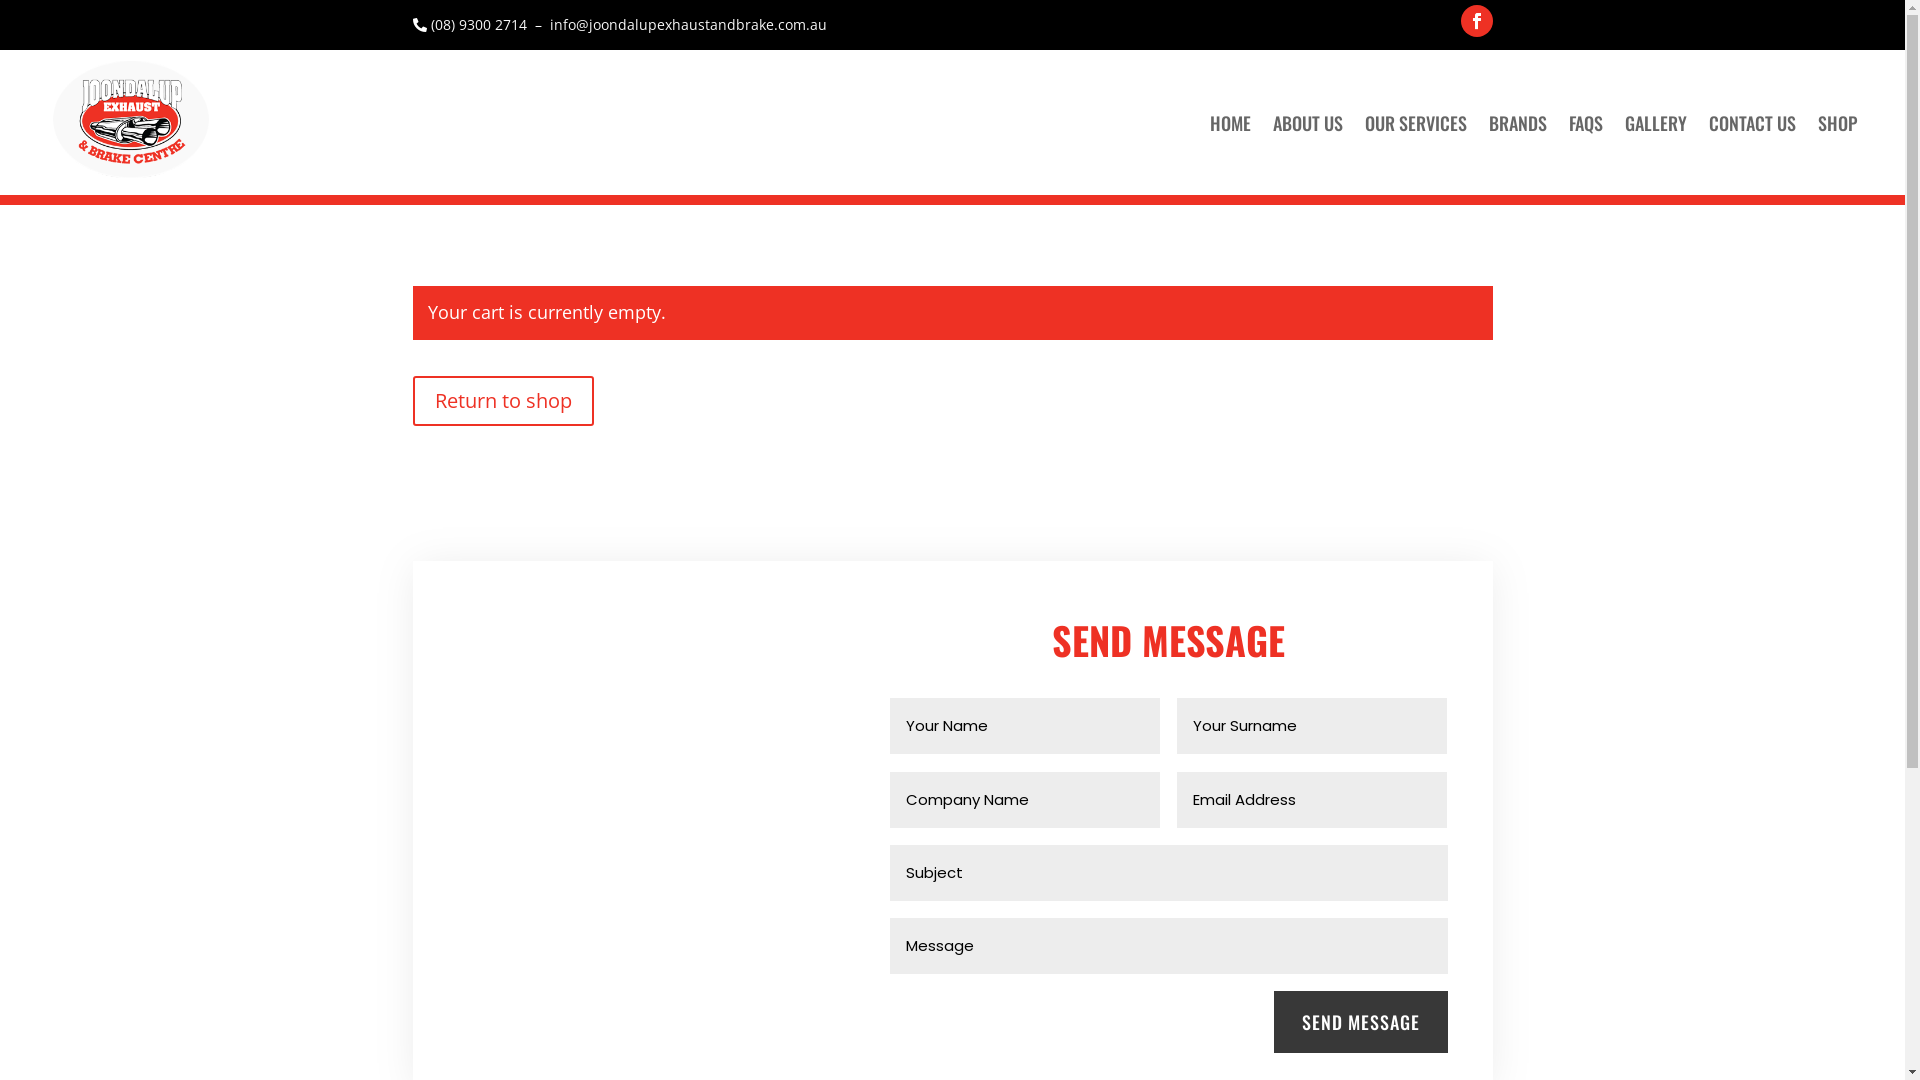 The image size is (1920, 1080). Describe the element at coordinates (1229, 122) in the screenshot. I see `'HOME'` at that location.